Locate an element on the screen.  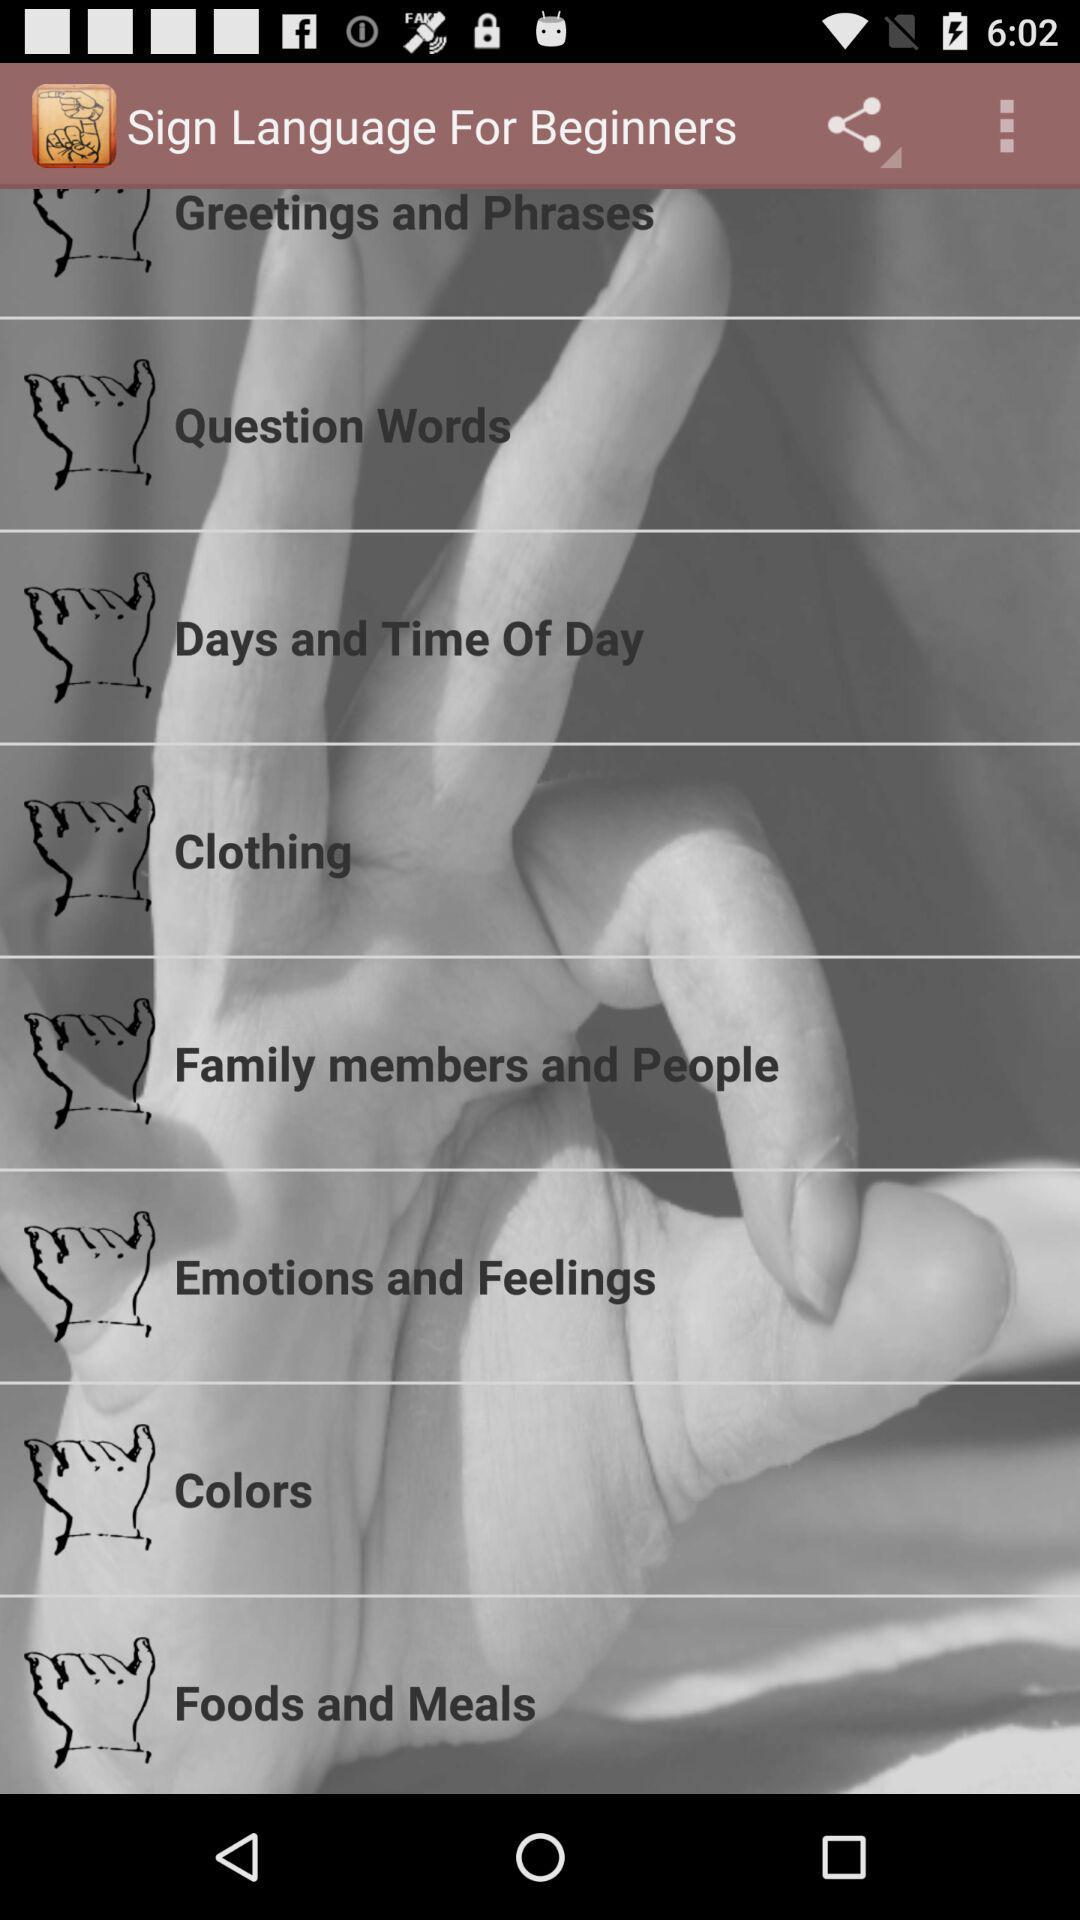
the icon below the emotions and feelings is located at coordinates (613, 1489).